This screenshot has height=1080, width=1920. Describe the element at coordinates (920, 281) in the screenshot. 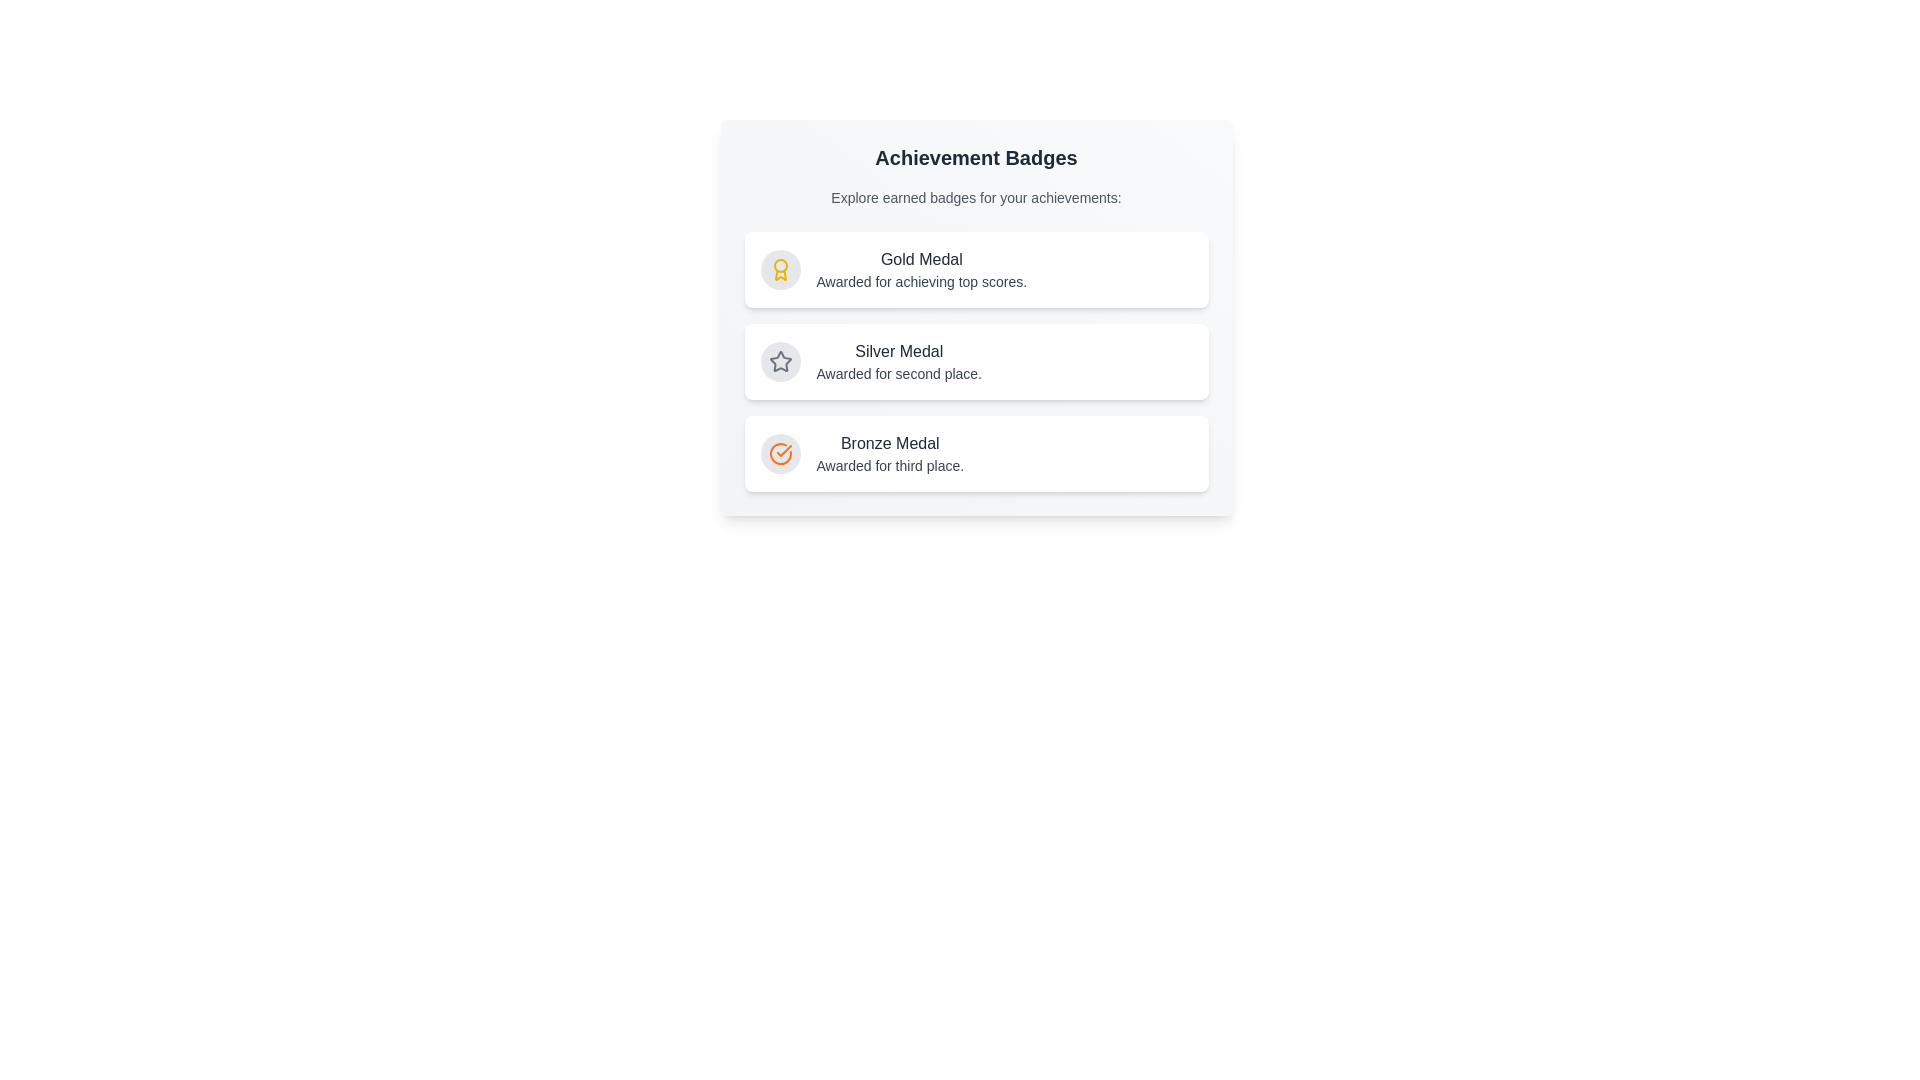

I see `the text label that explains the significance of achieving the 'Gold Medal' badge, positioned directly beneath the 'Gold Medal' text` at that location.